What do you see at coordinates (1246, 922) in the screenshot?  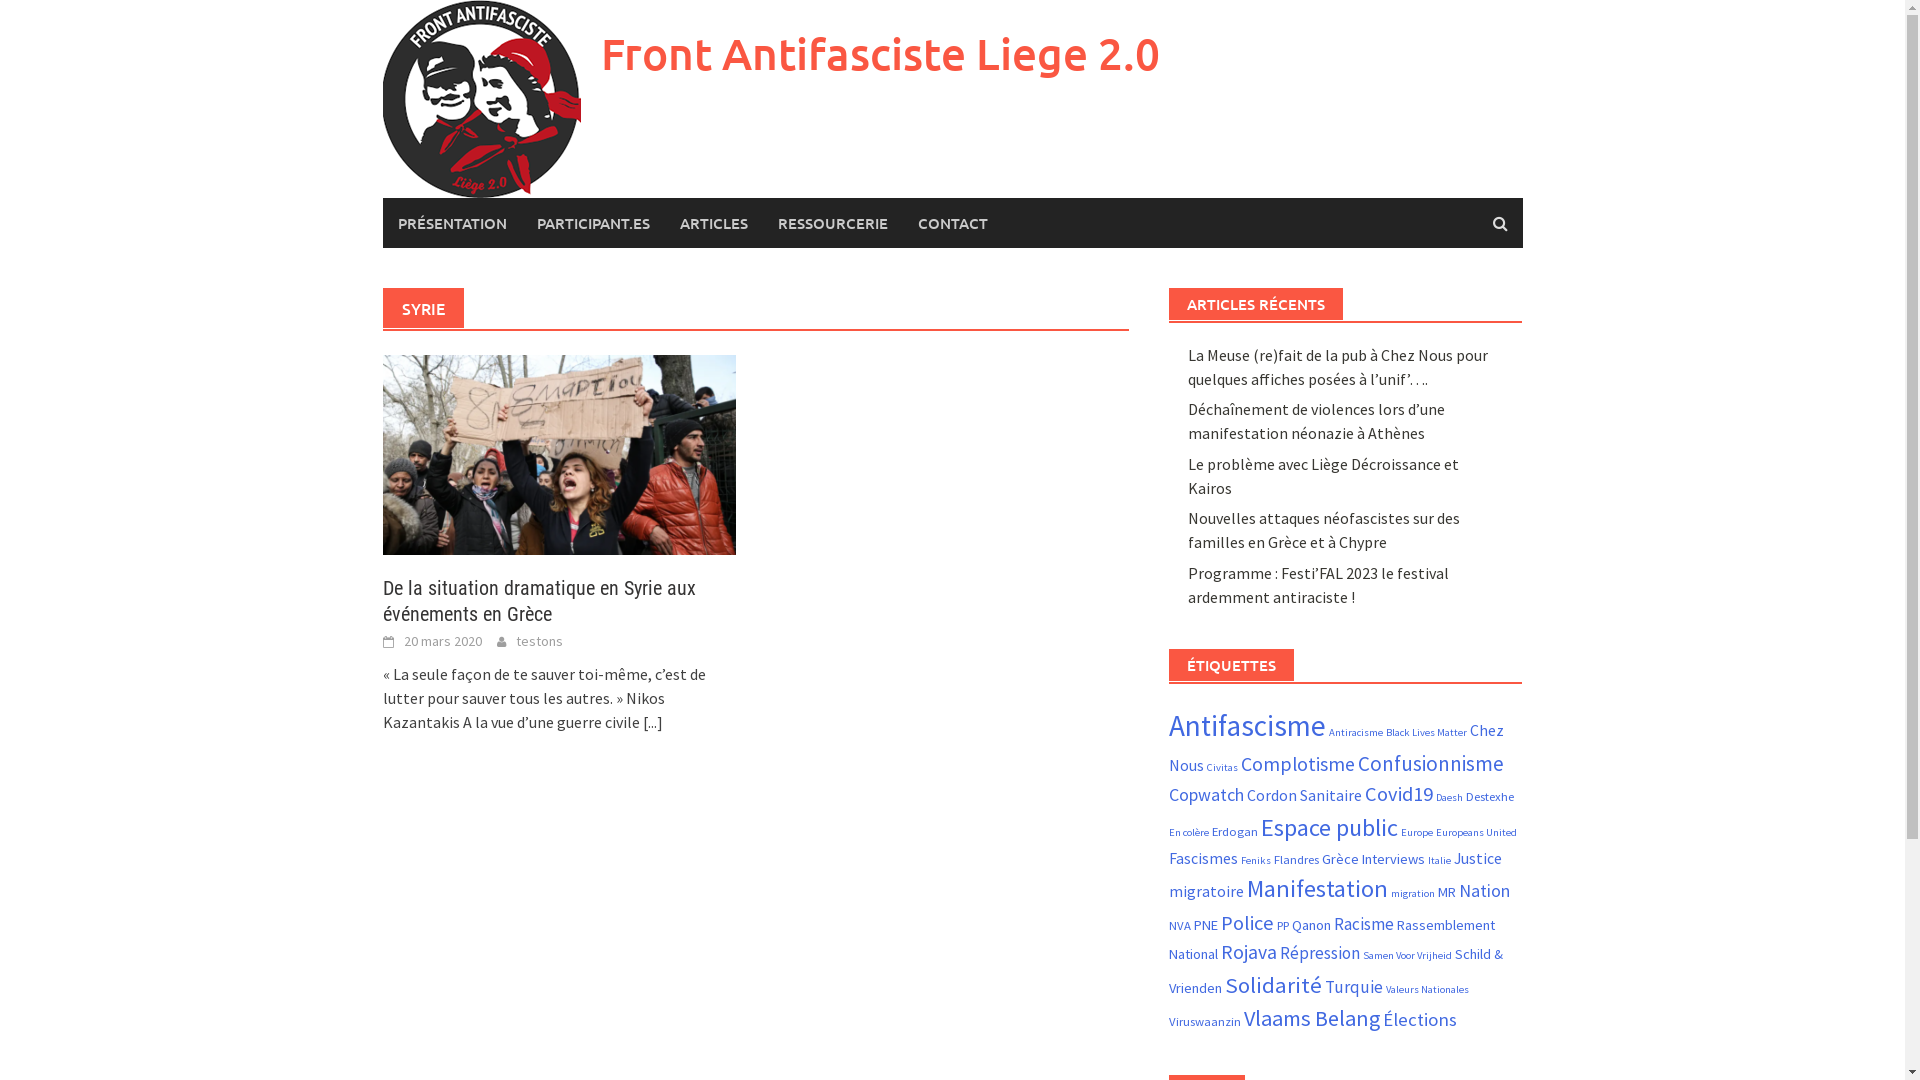 I see `'Police'` at bounding box center [1246, 922].